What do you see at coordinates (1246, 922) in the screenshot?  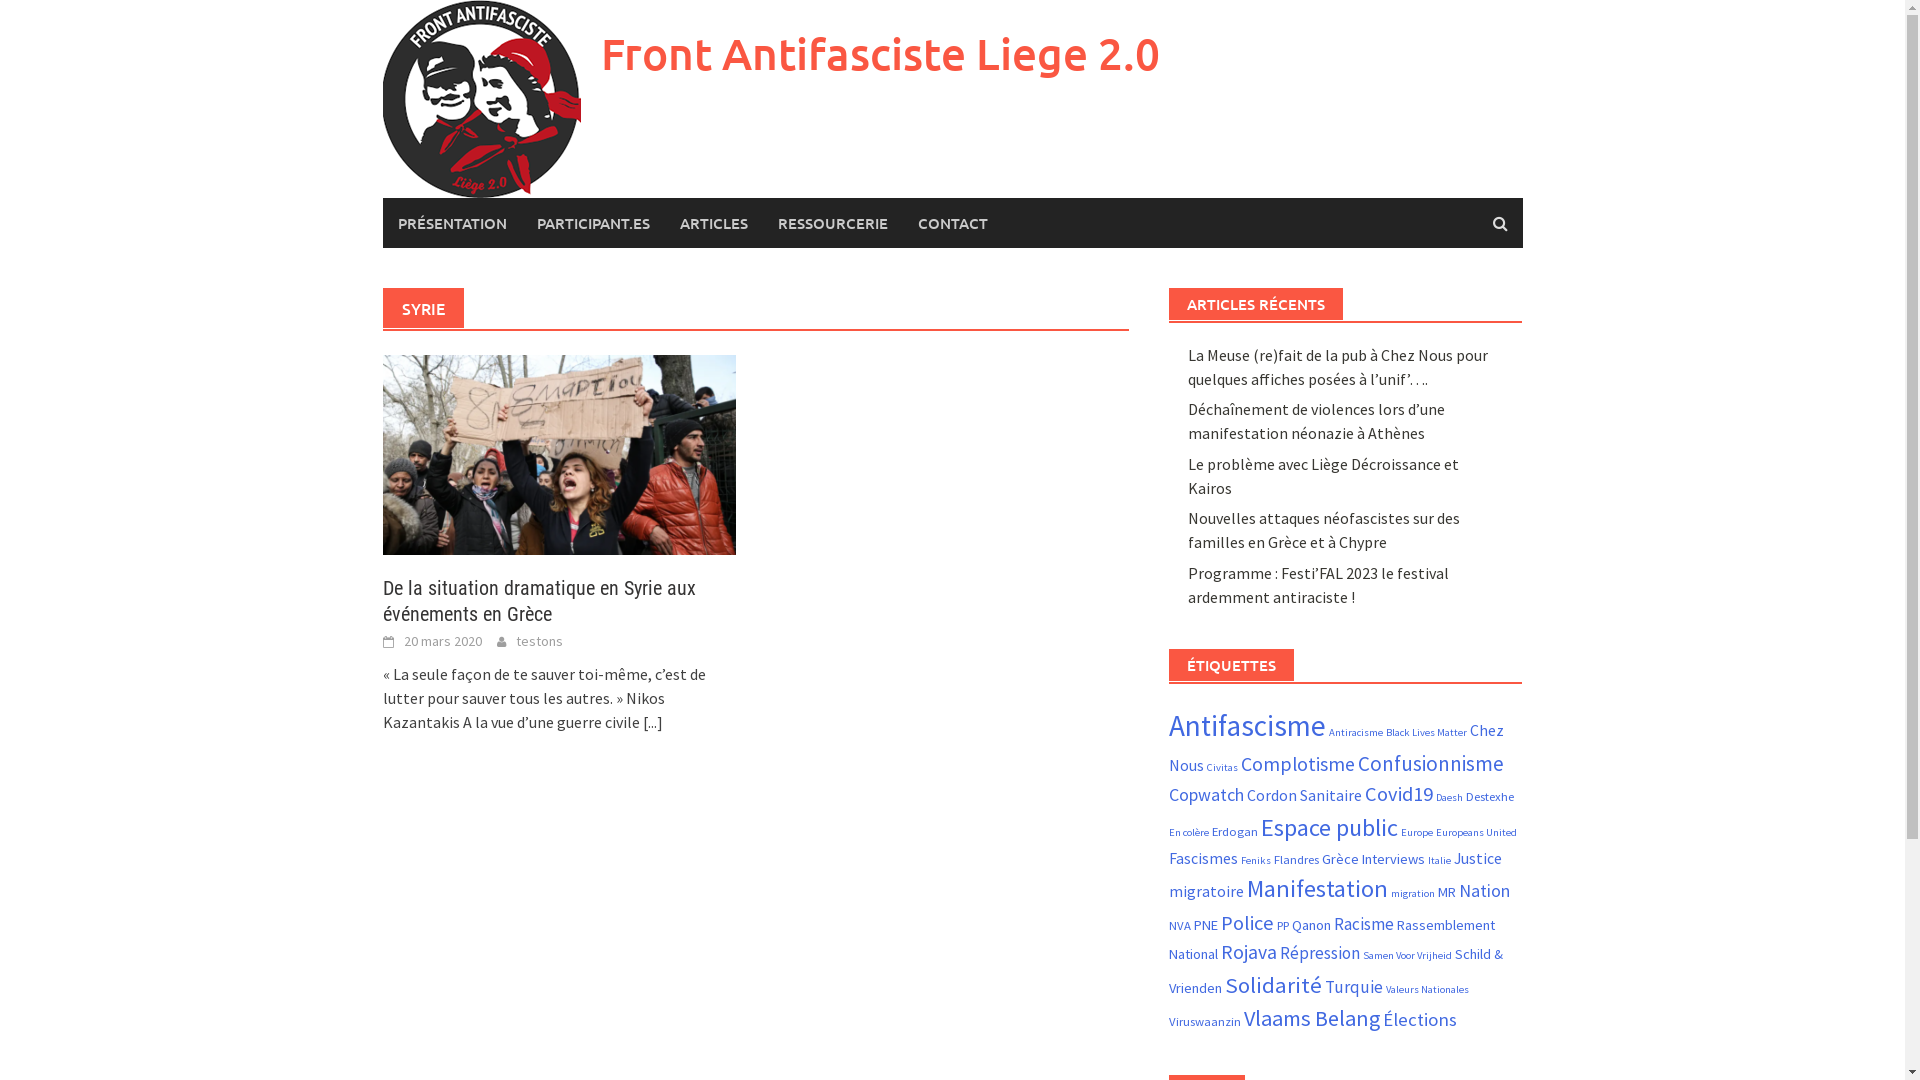 I see `'Police'` at bounding box center [1246, 922].